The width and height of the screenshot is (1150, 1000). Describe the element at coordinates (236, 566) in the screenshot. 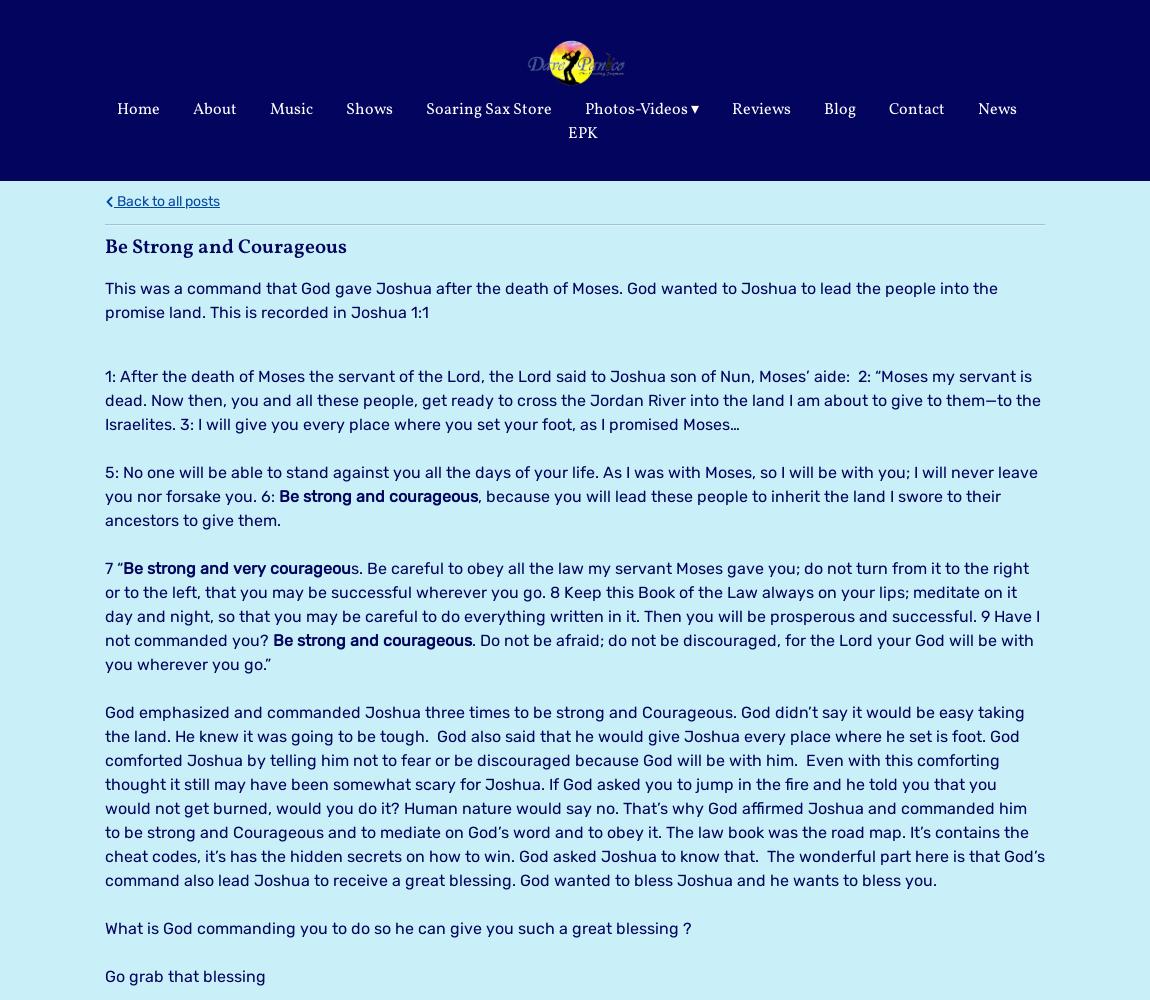

I see `'Be strong and very courageou'` at that location.